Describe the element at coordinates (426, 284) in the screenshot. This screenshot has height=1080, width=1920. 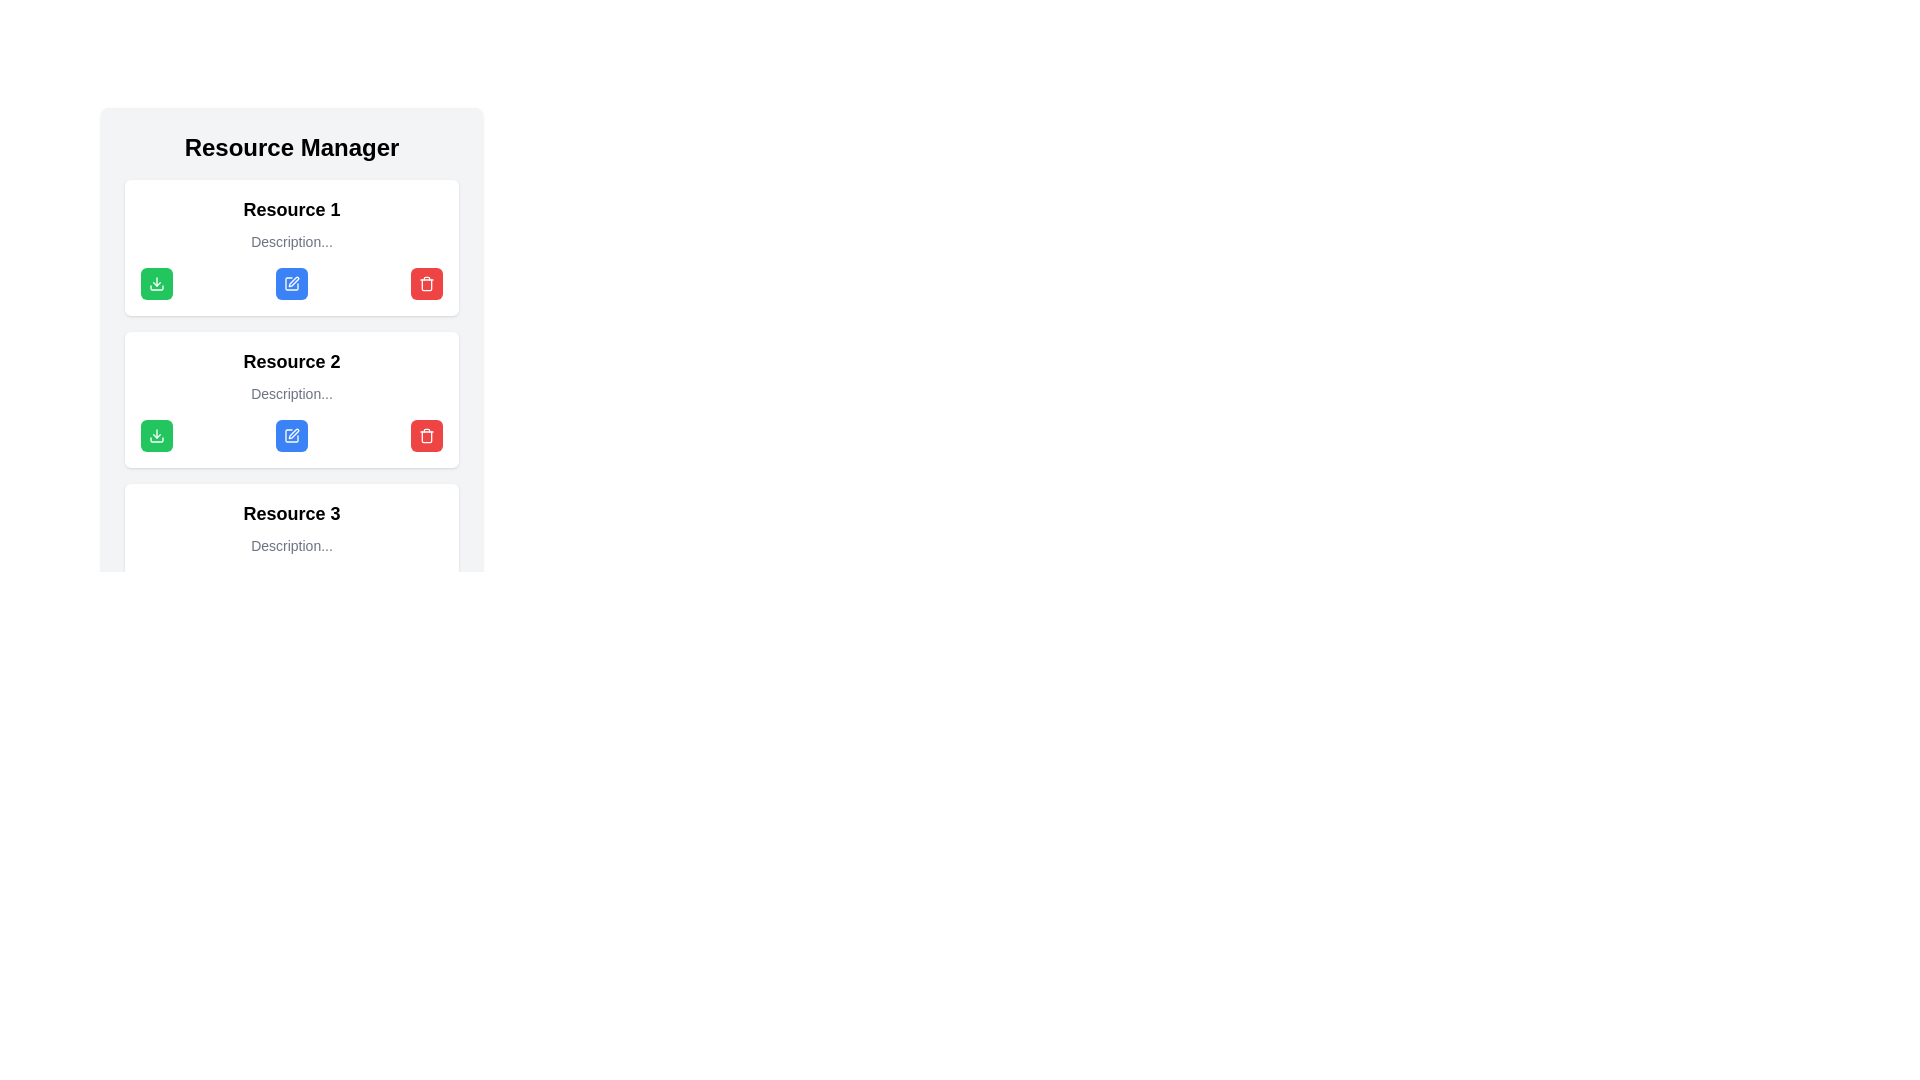
I see `the delete button located on the far-right side of a row in the list` at that location.